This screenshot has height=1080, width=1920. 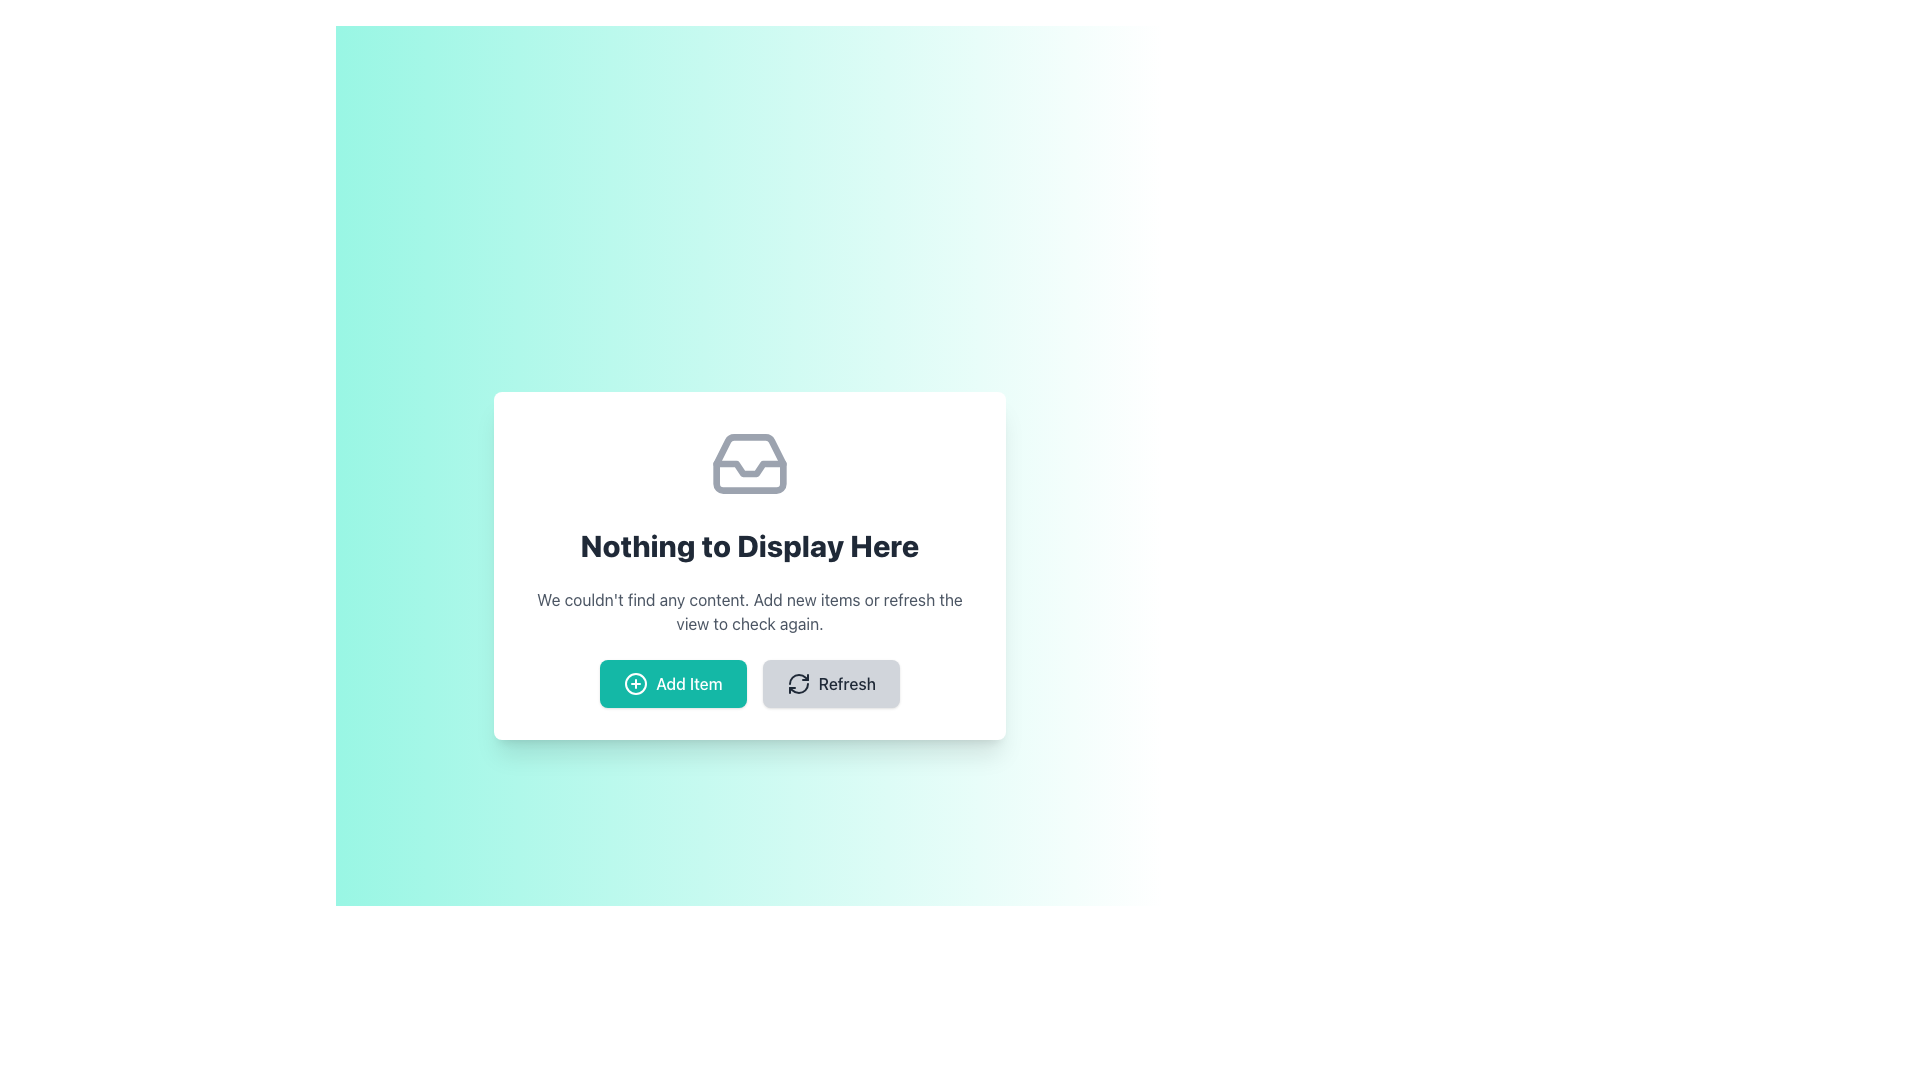 I want to click on the first button labeled 'Add' located centrally below the title 'Nothing, so click(x=673, y=682).